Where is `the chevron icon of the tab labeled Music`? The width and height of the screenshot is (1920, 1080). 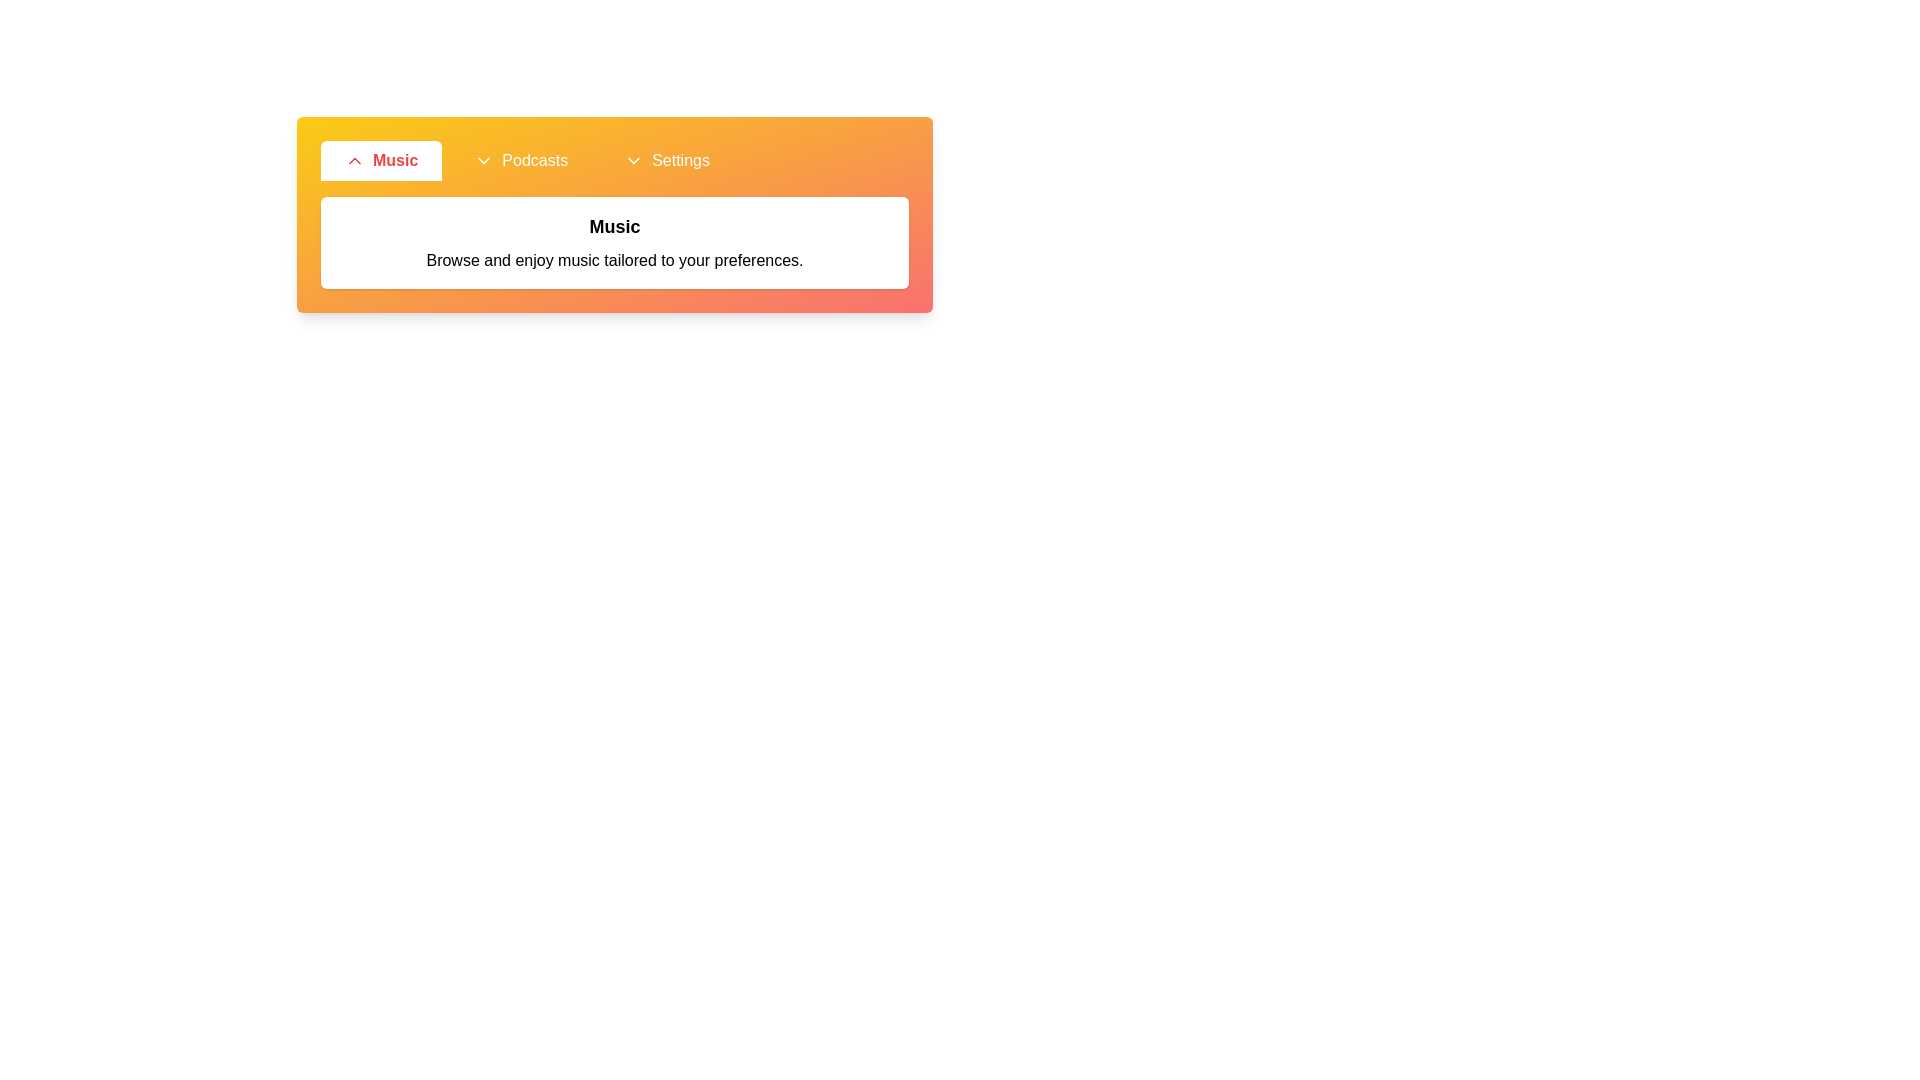
the chevron icon of the tab labeled Music is located at coordinates (355, 160).